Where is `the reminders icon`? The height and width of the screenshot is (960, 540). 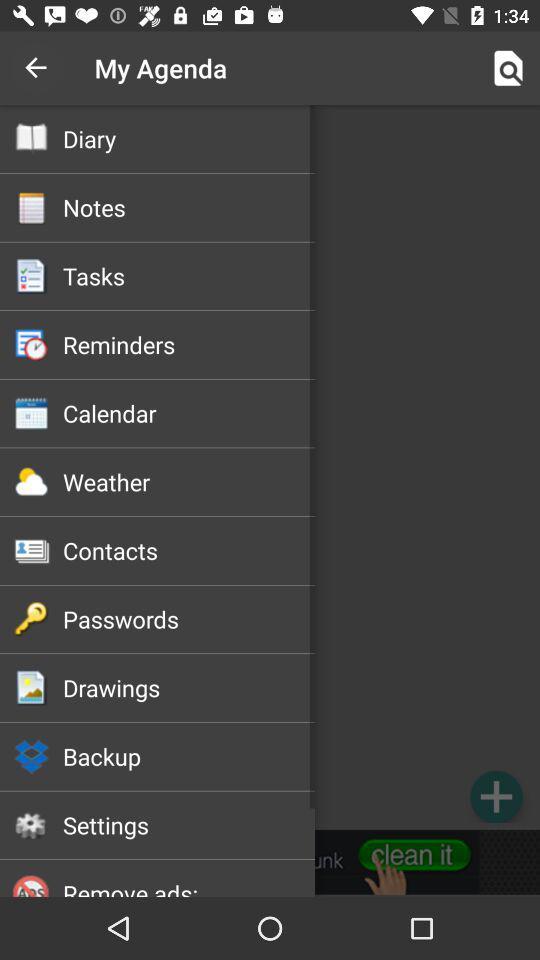
the reminders icon is located at coordinates (189, 344).